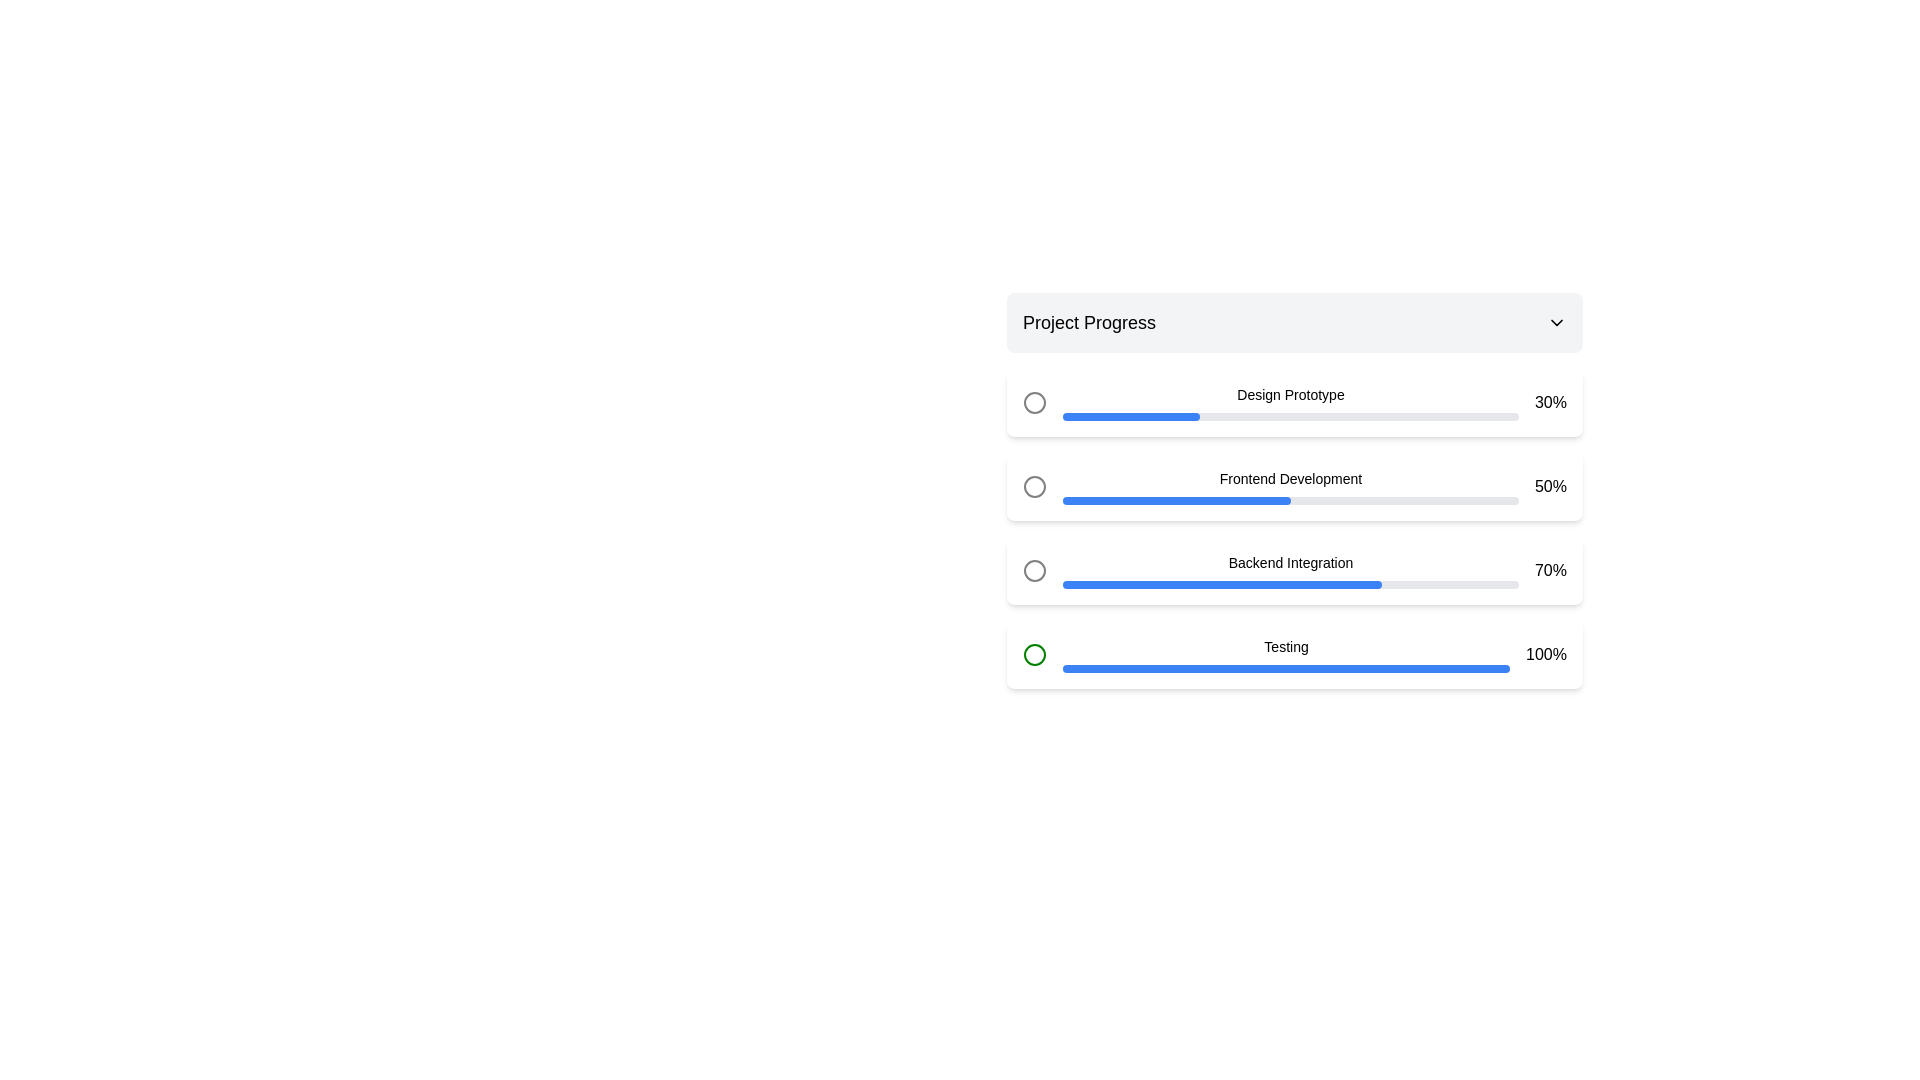 The image size is (1920, 1080). I want to click on the circular icon outlined in gray that is located to the left of the 'Design Prototype' text in the progress widget, so click(1035, 402).